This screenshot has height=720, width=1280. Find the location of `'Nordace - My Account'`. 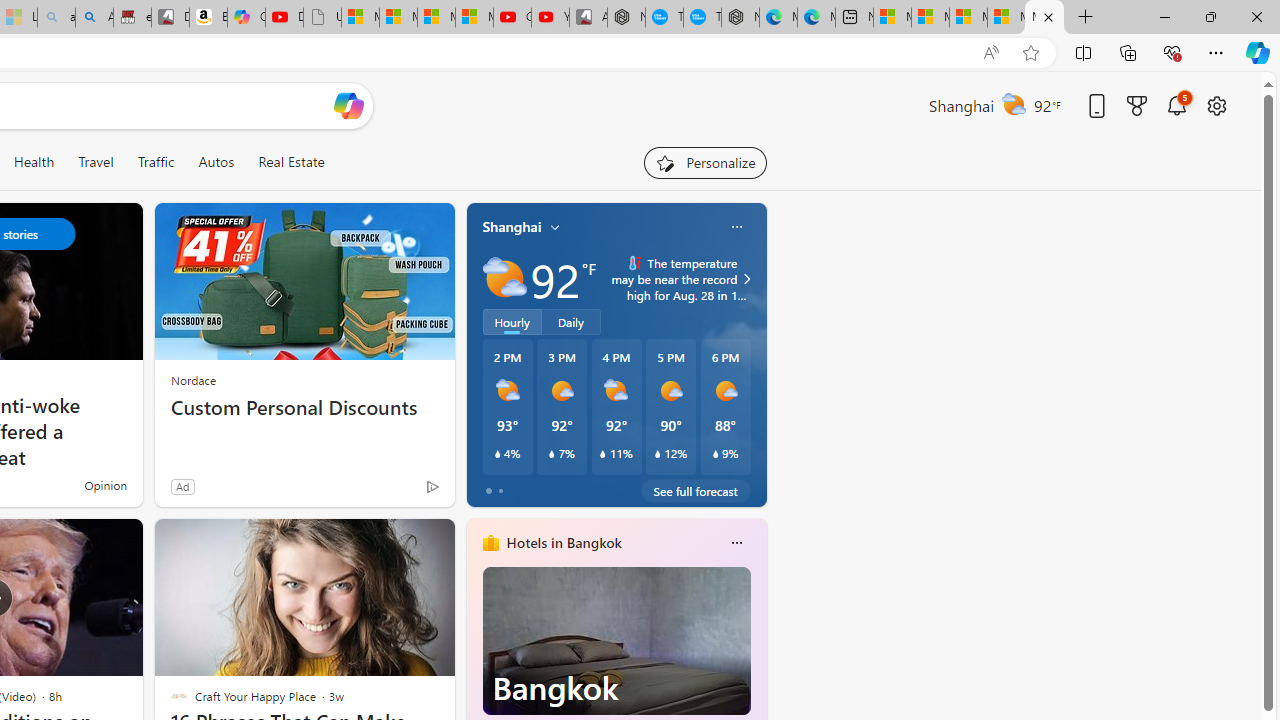

'Nordace - My Account' is located at coordinates (625, 17).